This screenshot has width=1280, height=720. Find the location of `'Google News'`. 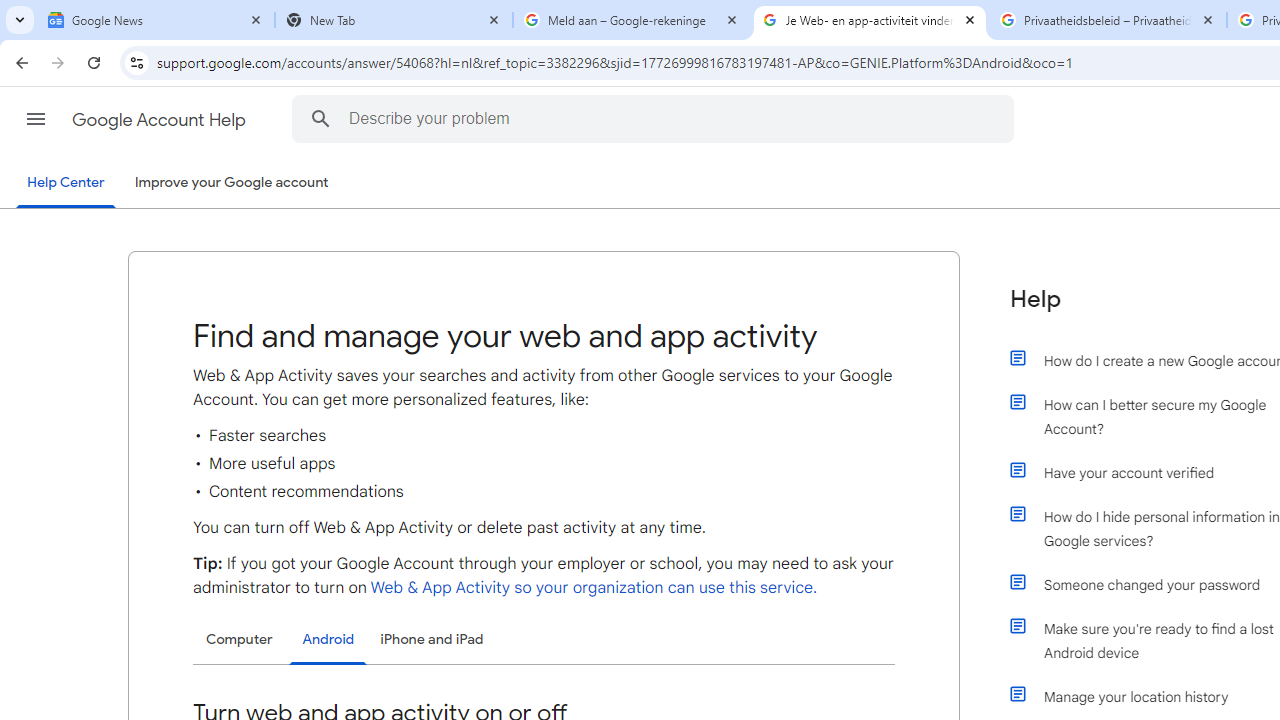

'Google News' is located at coordinates (155, 20).